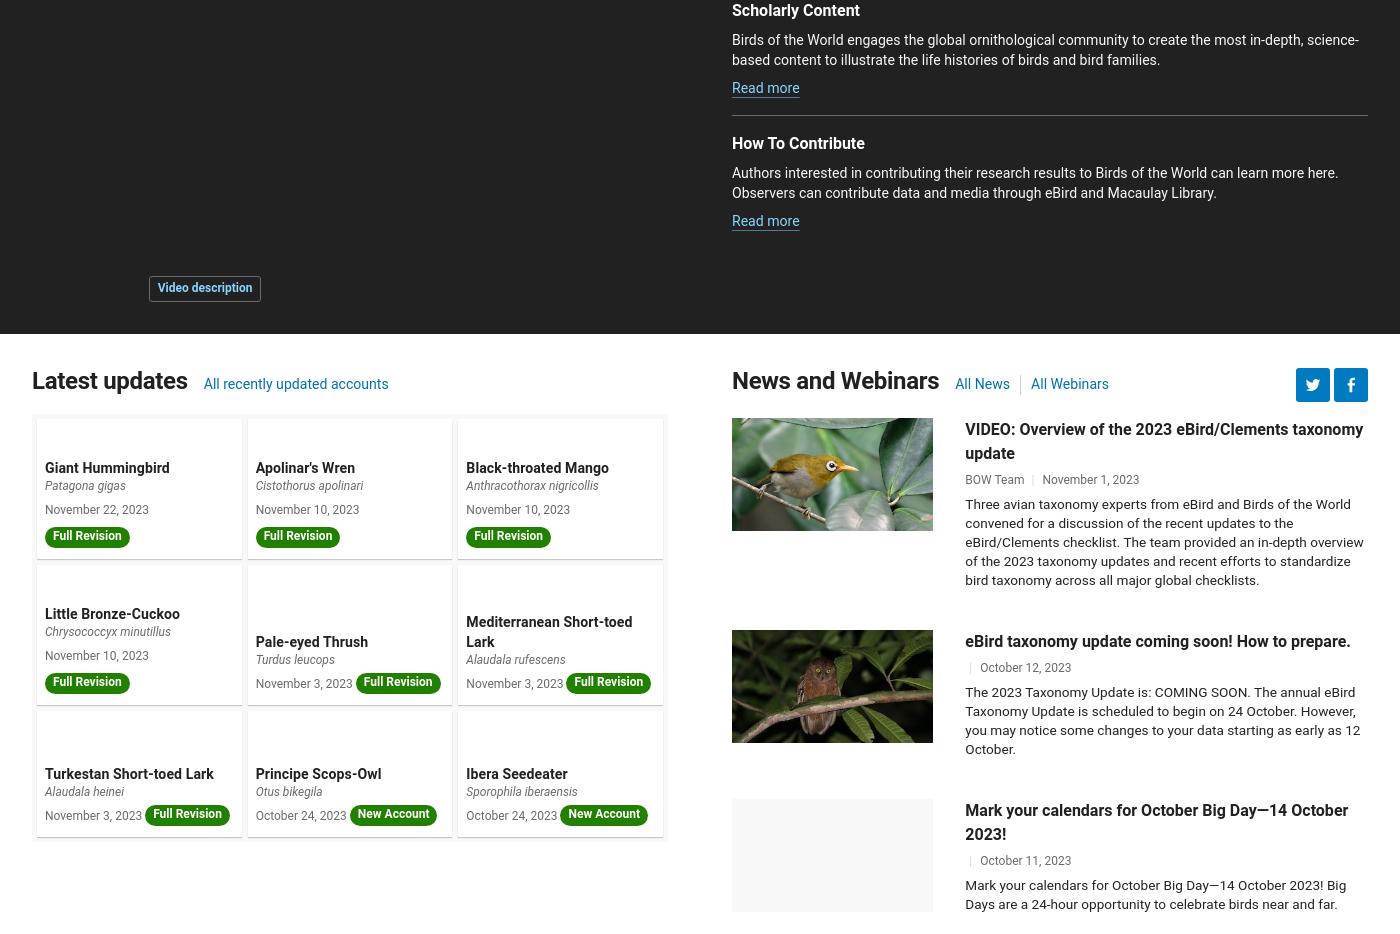 The width and height of the screenshot is (1400, 934). What do you see at coordinates (311, 642) in the screenshot?
I see `'Pale-eyed Thrush'` at bounding box center [311, 642].